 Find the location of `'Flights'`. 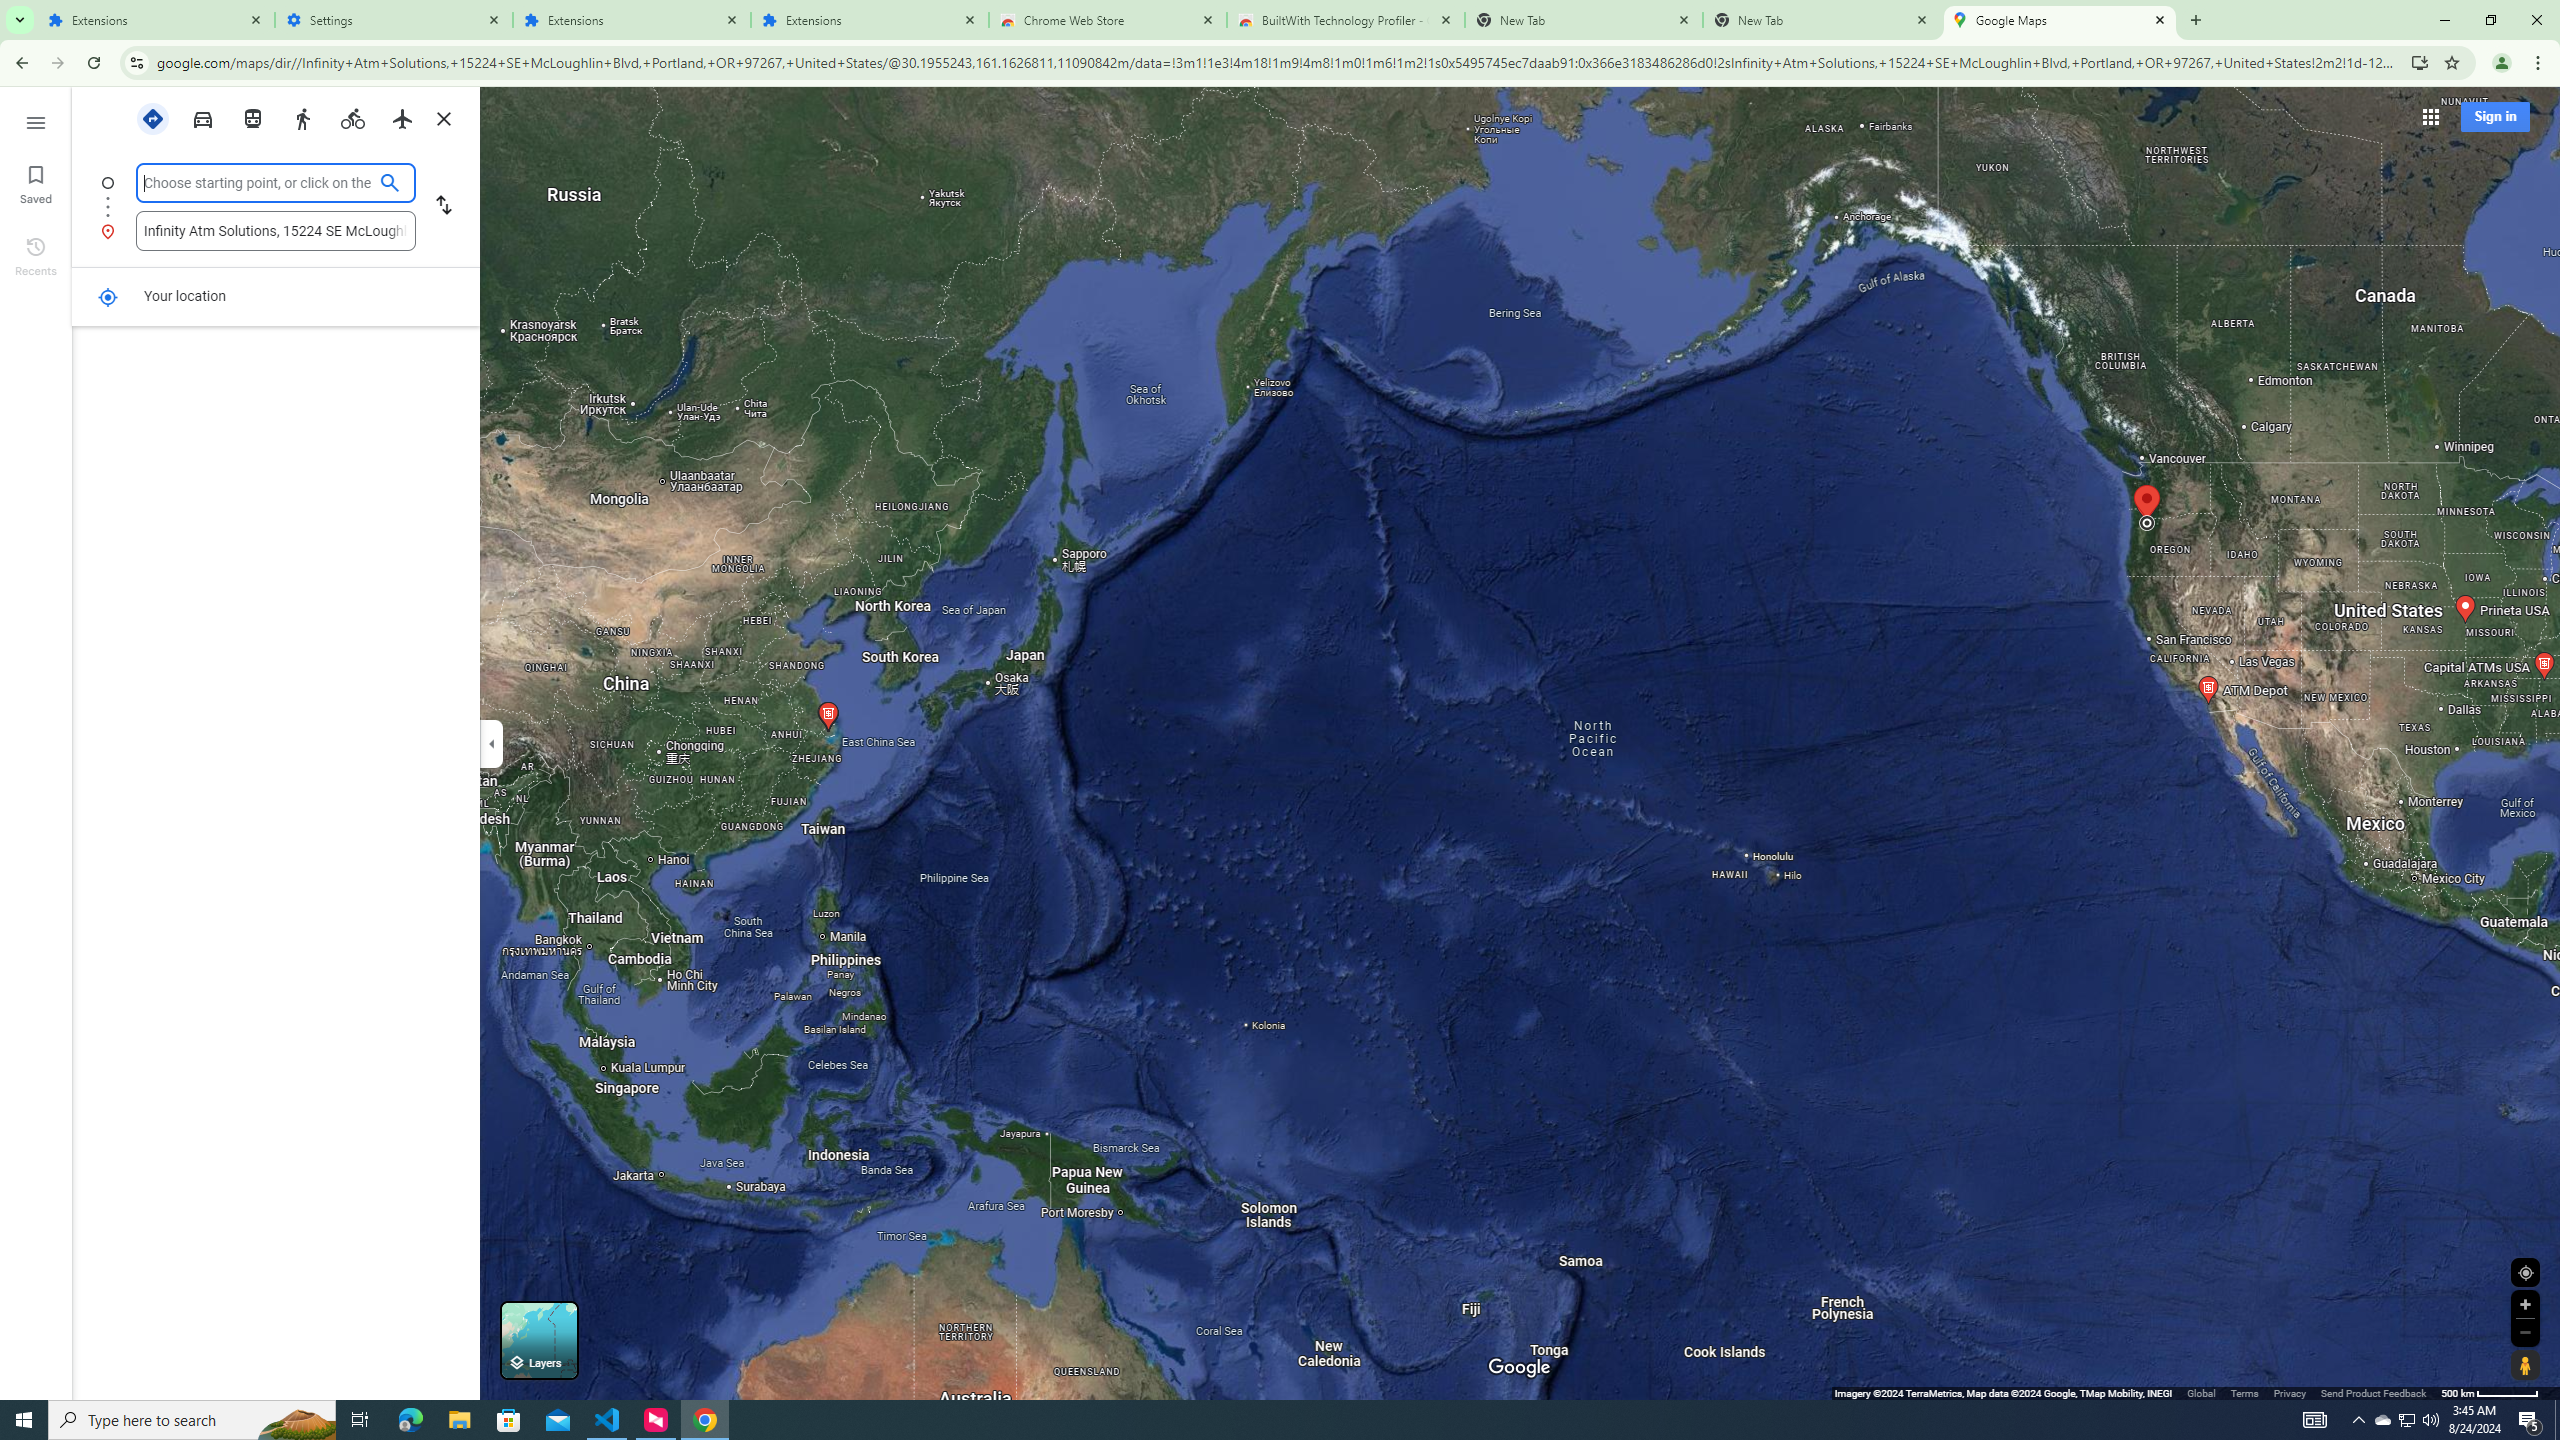

'Flights' is located at coordinates (403, 118).